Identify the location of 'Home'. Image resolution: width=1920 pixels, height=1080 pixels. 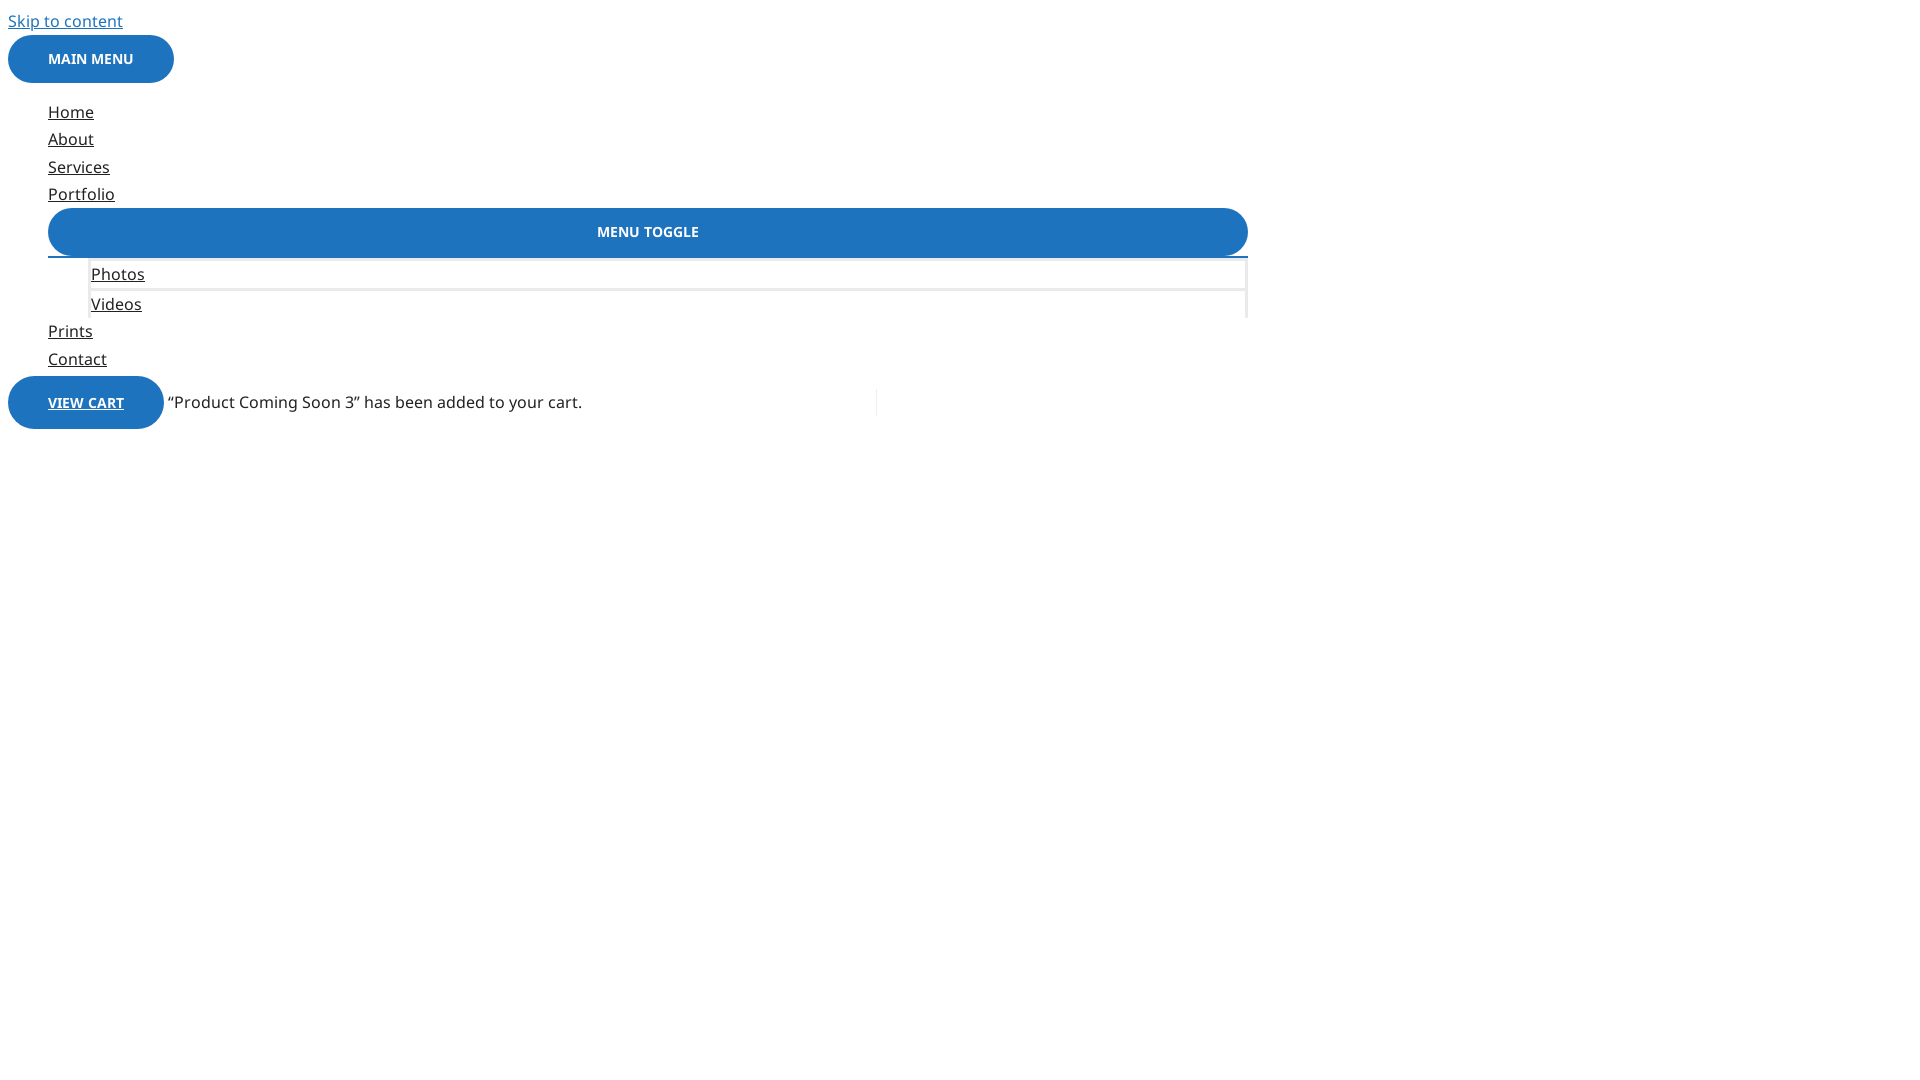
(648, 112).